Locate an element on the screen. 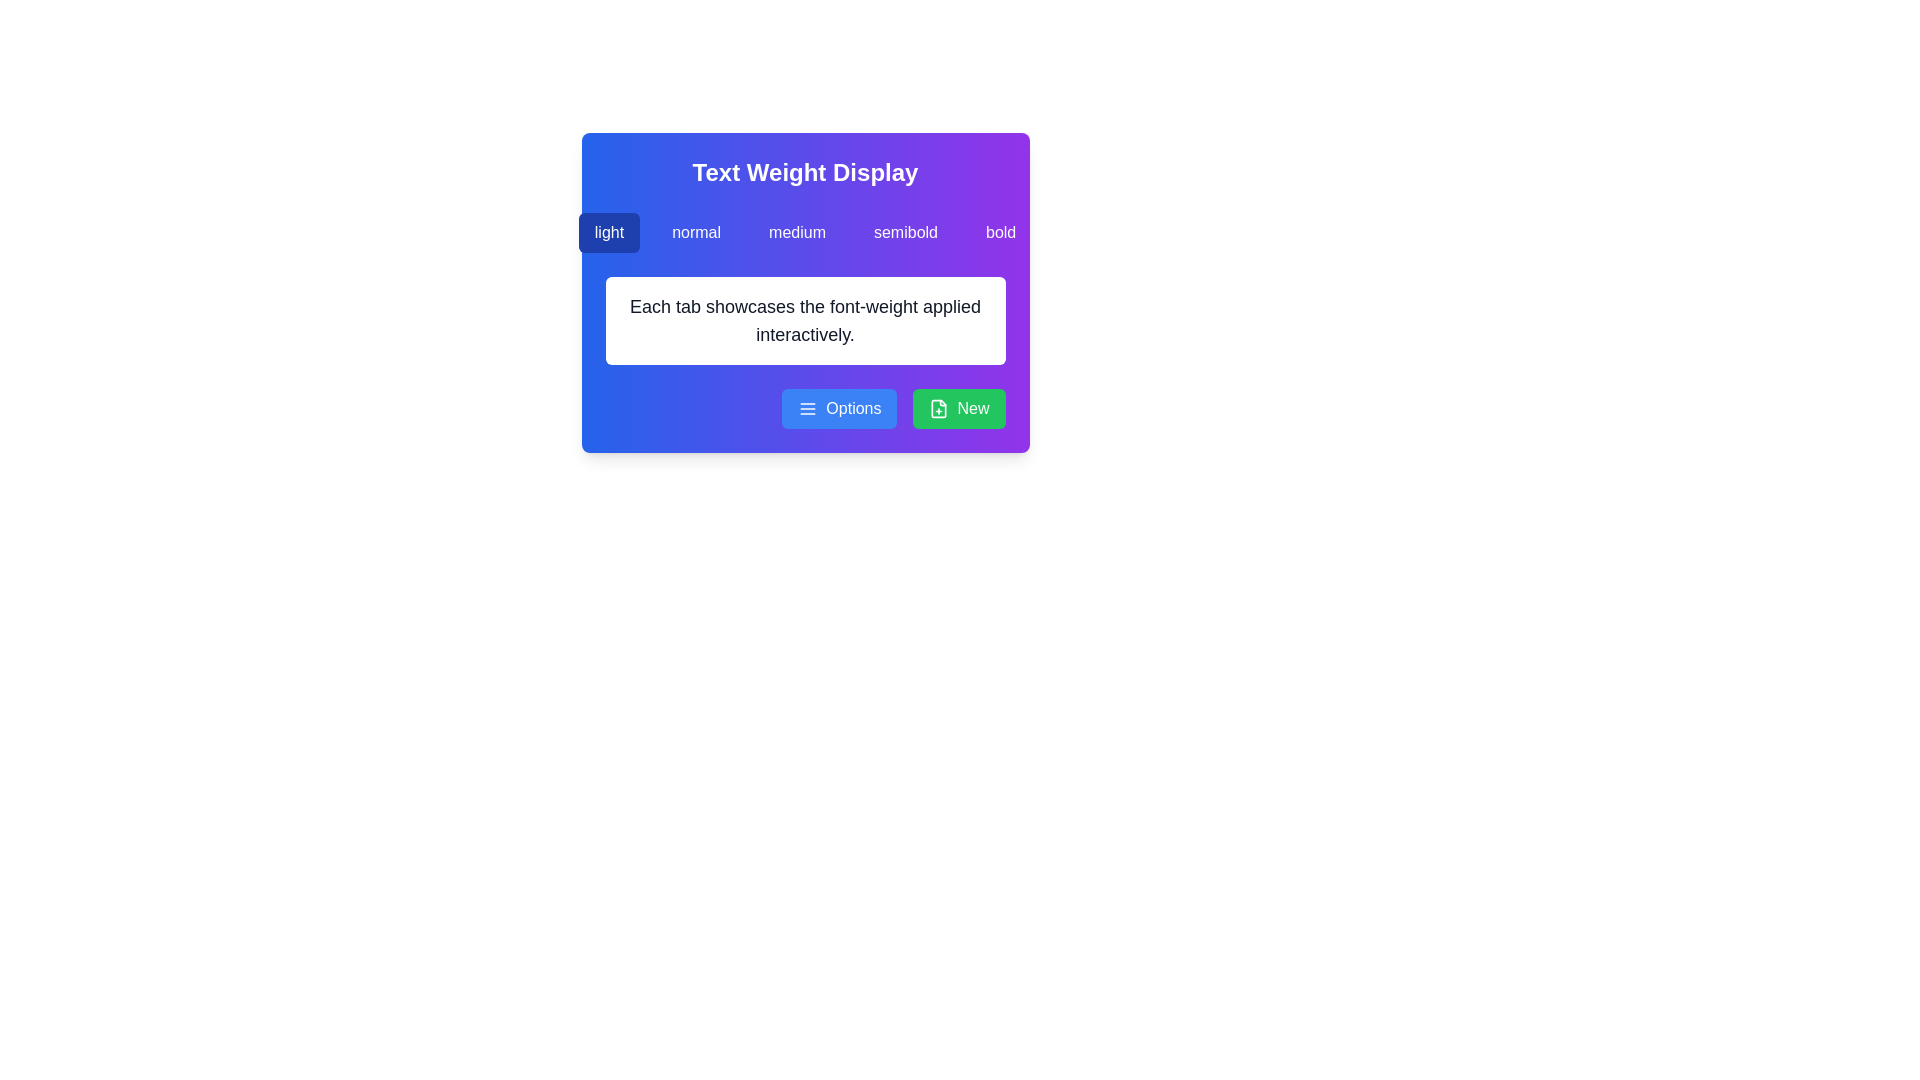 This screenshot has height=1080, width=1920. the 'medium' button to apply medium weight, which is the third button in a horizontal group of five, located beneath the title 'Text Weight Display' is located at coordinates (796, 231).